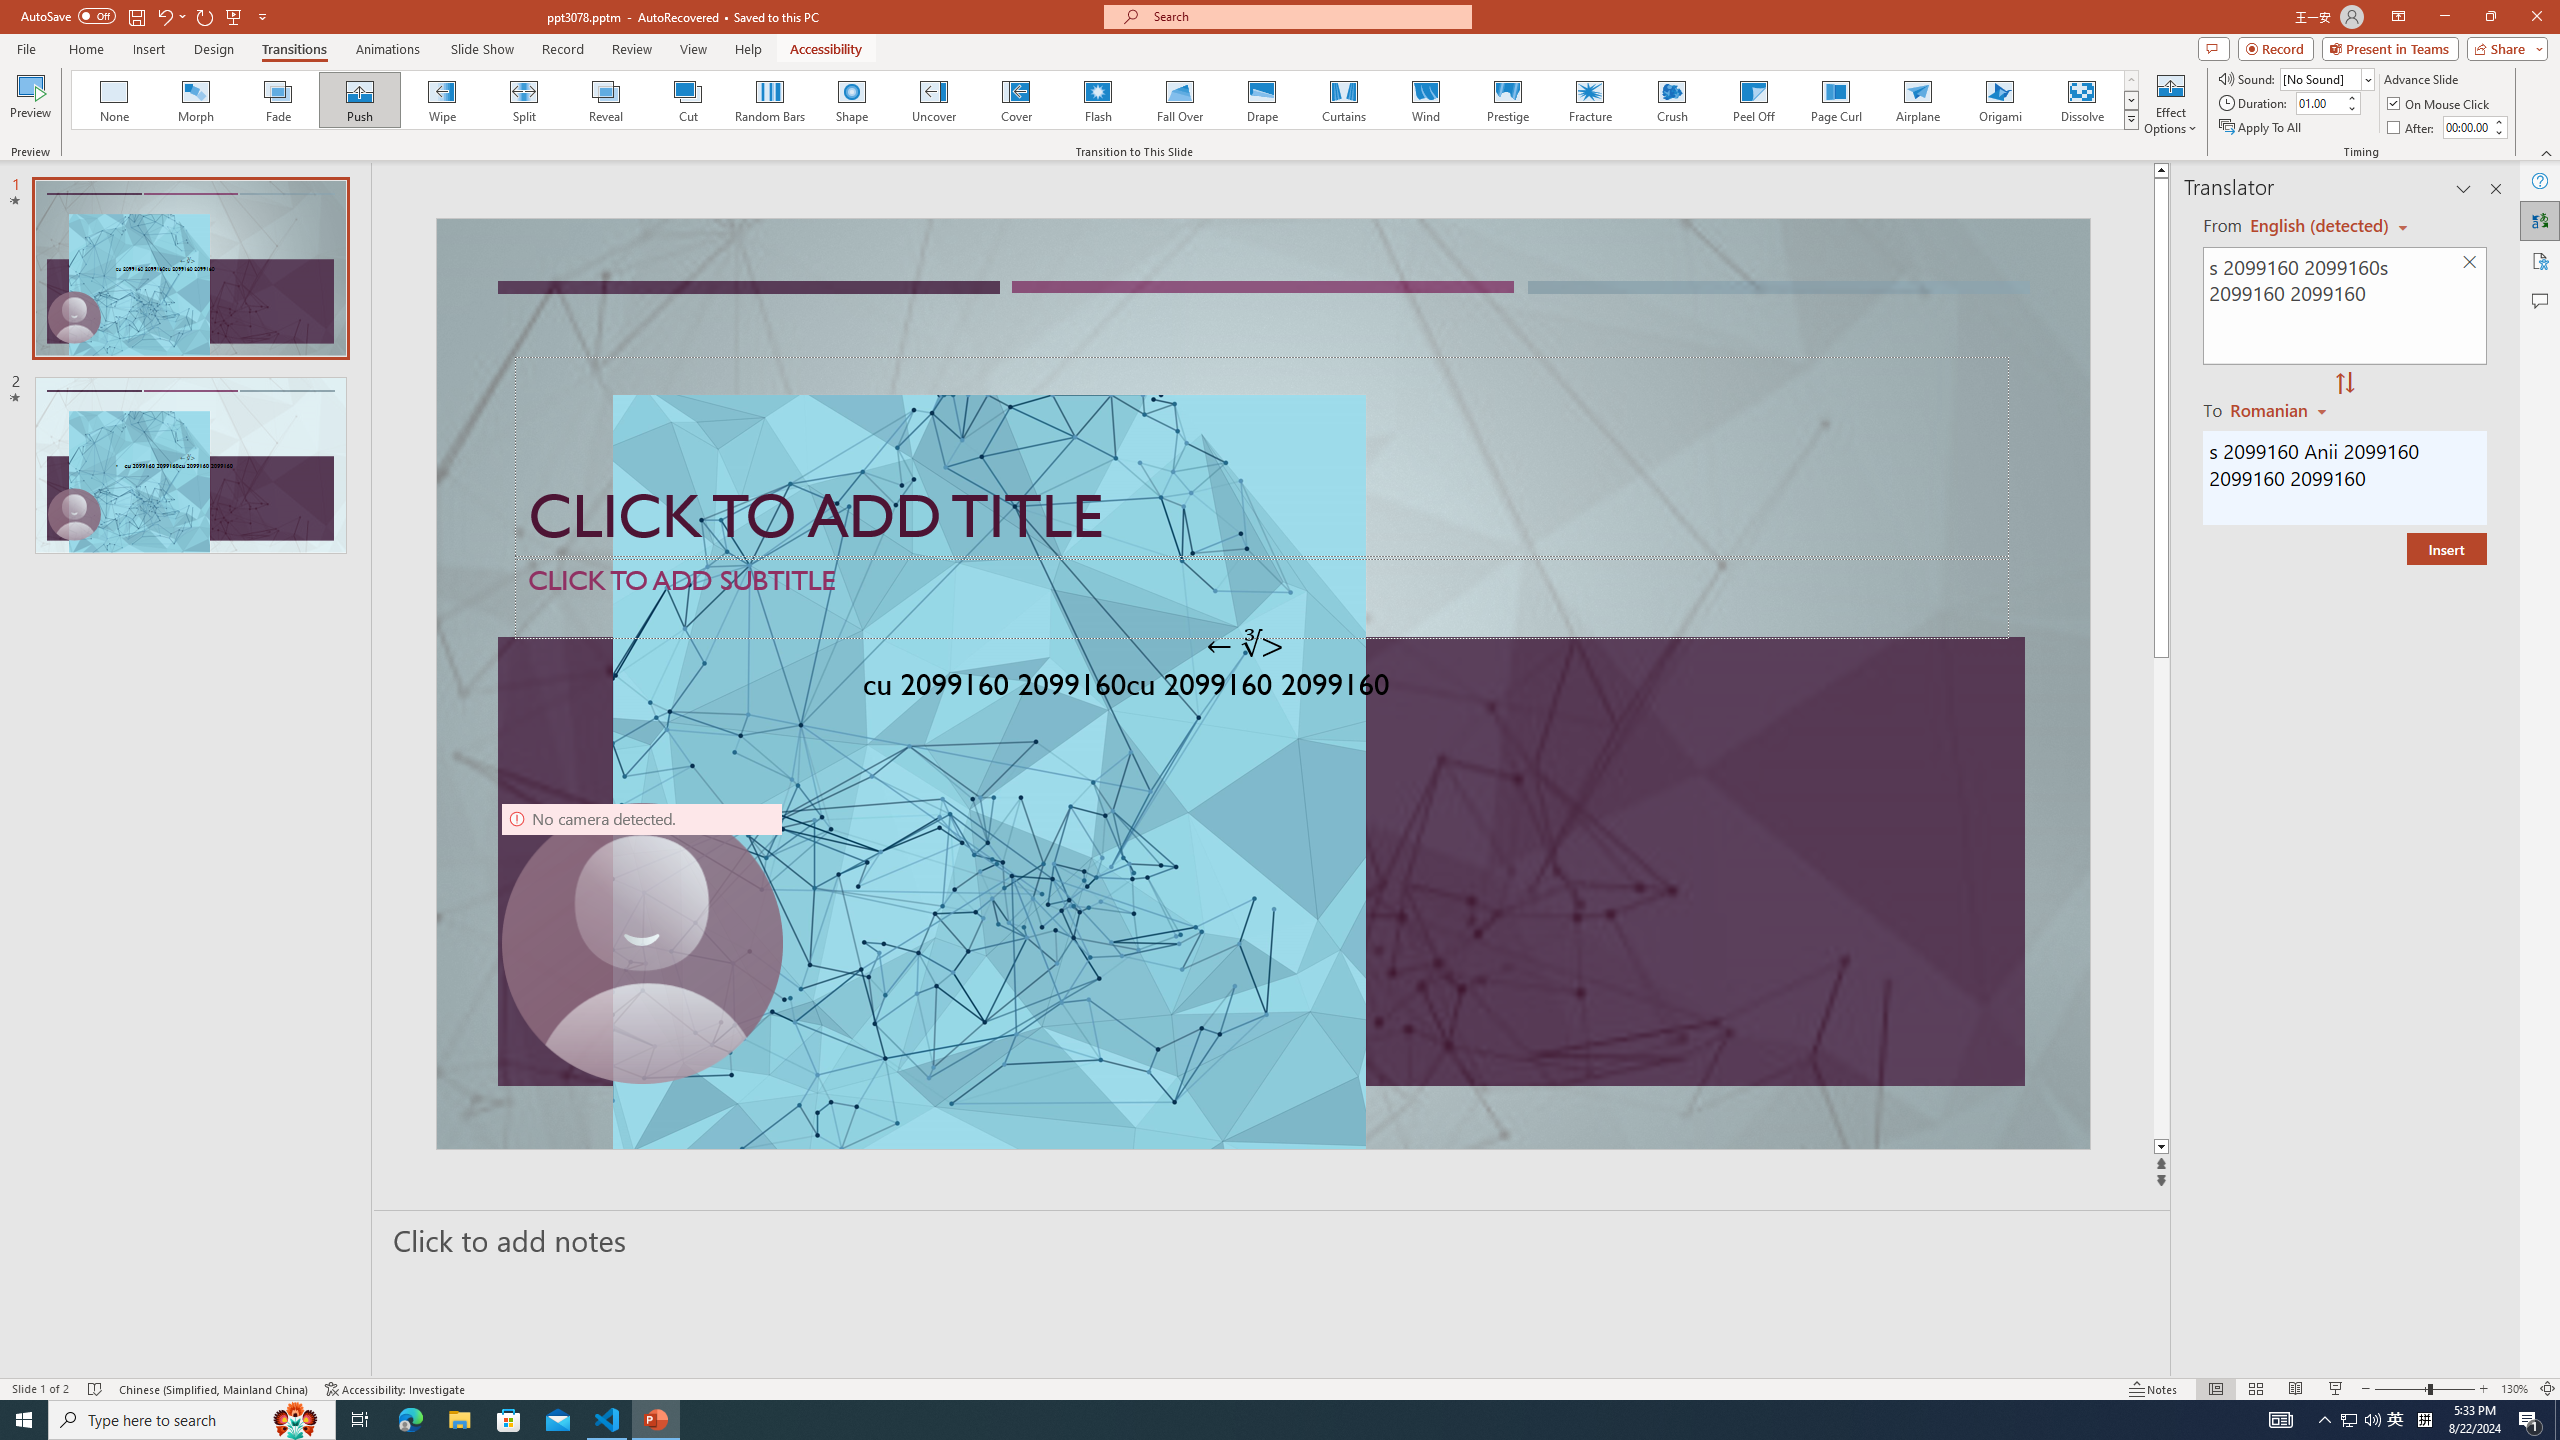 The height and width of the screenshot is (1440, 2560). What do you see at coordinates (2438, 103) in the screenshot?
I see `'On Mouse Click'` at bounding box center [2438, 103].